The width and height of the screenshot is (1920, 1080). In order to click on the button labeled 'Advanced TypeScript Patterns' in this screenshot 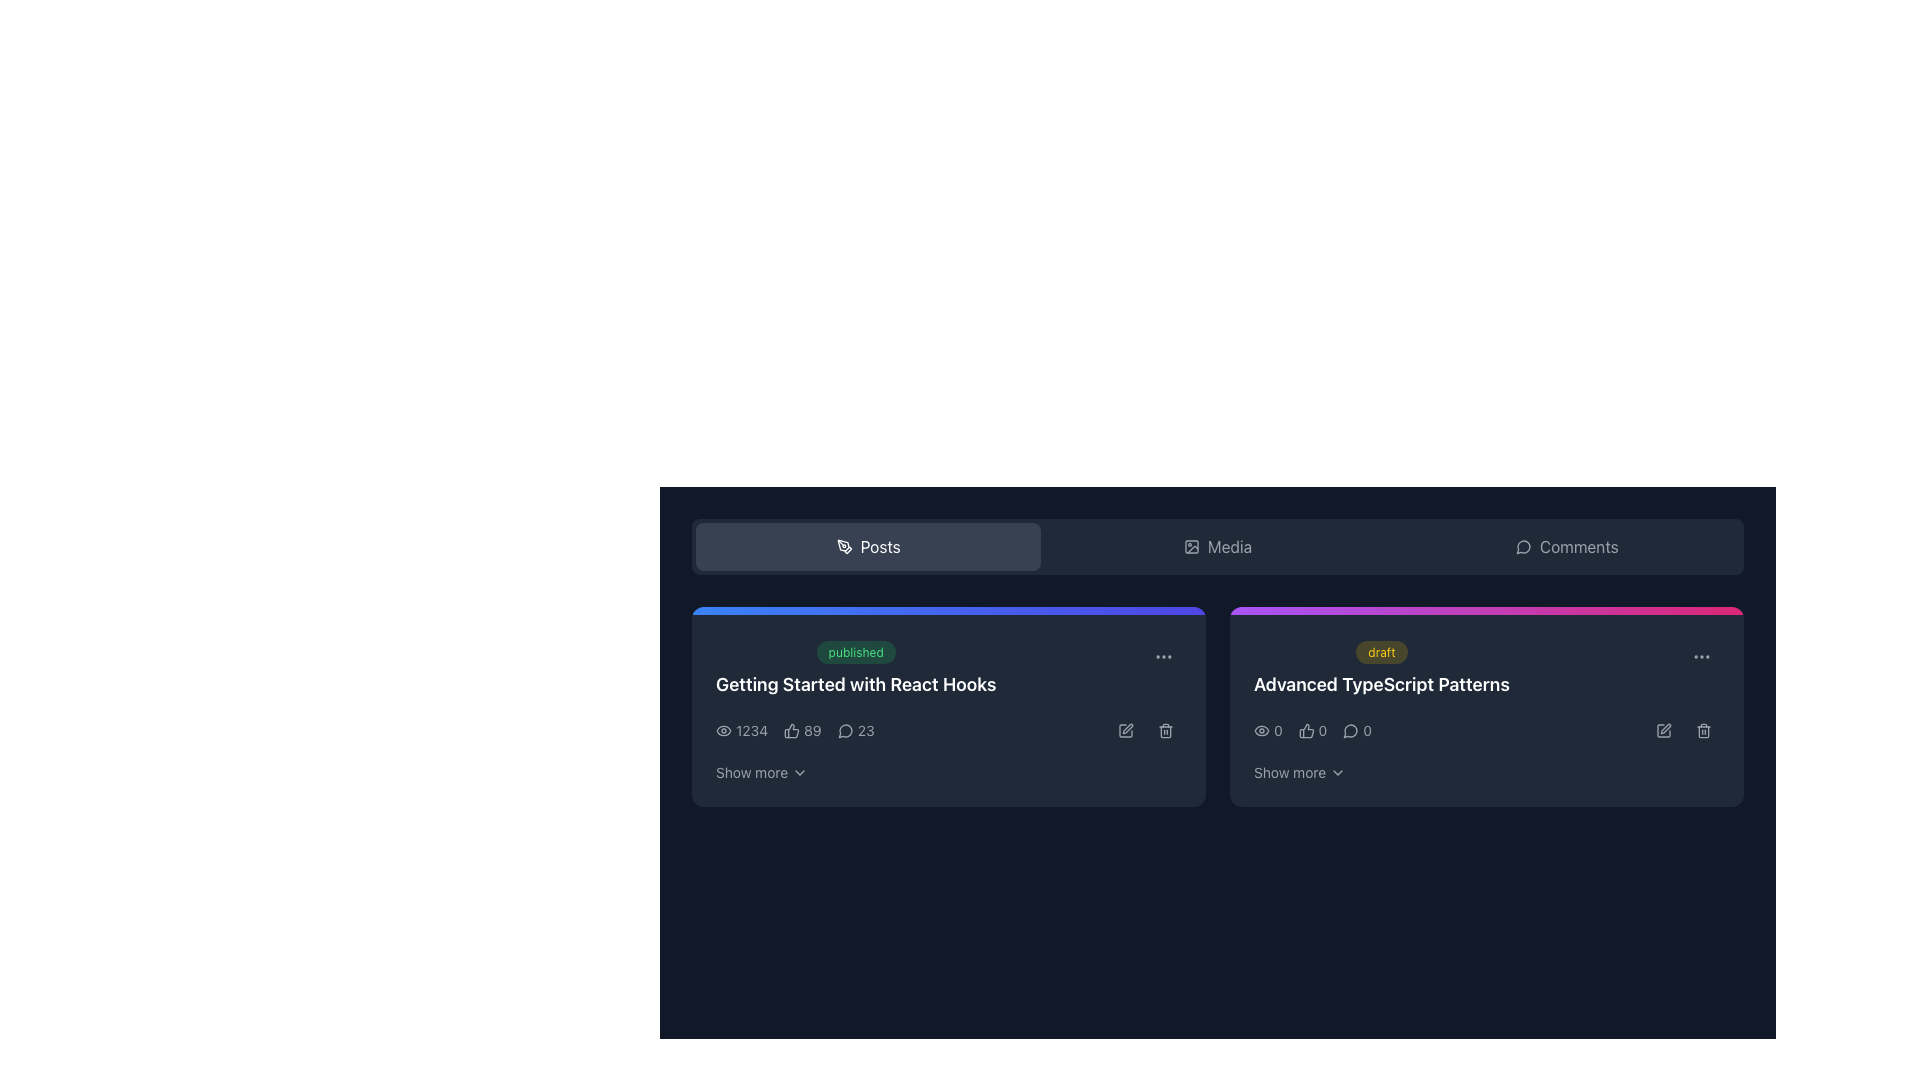, I will do `click(1290, 771)`.